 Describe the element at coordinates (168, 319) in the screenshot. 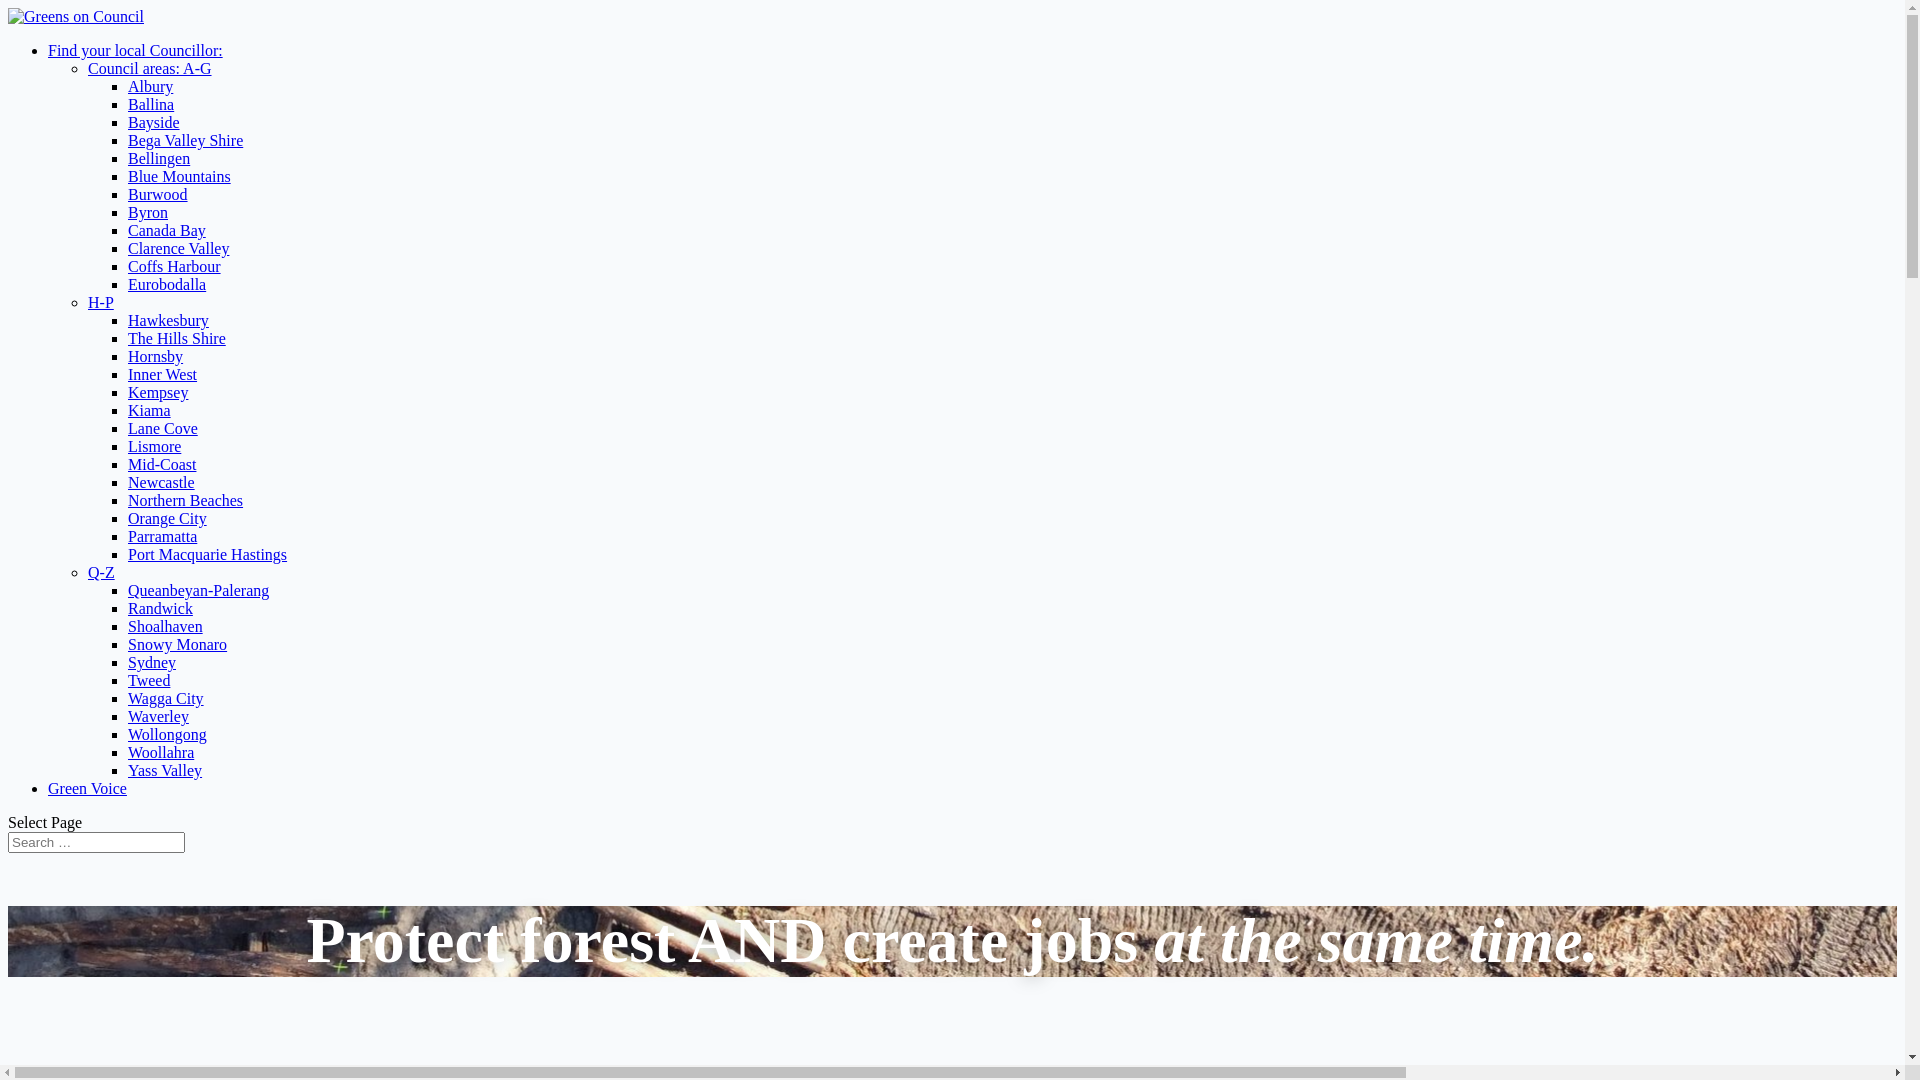

I see `'Hawkesbury'` at that location.